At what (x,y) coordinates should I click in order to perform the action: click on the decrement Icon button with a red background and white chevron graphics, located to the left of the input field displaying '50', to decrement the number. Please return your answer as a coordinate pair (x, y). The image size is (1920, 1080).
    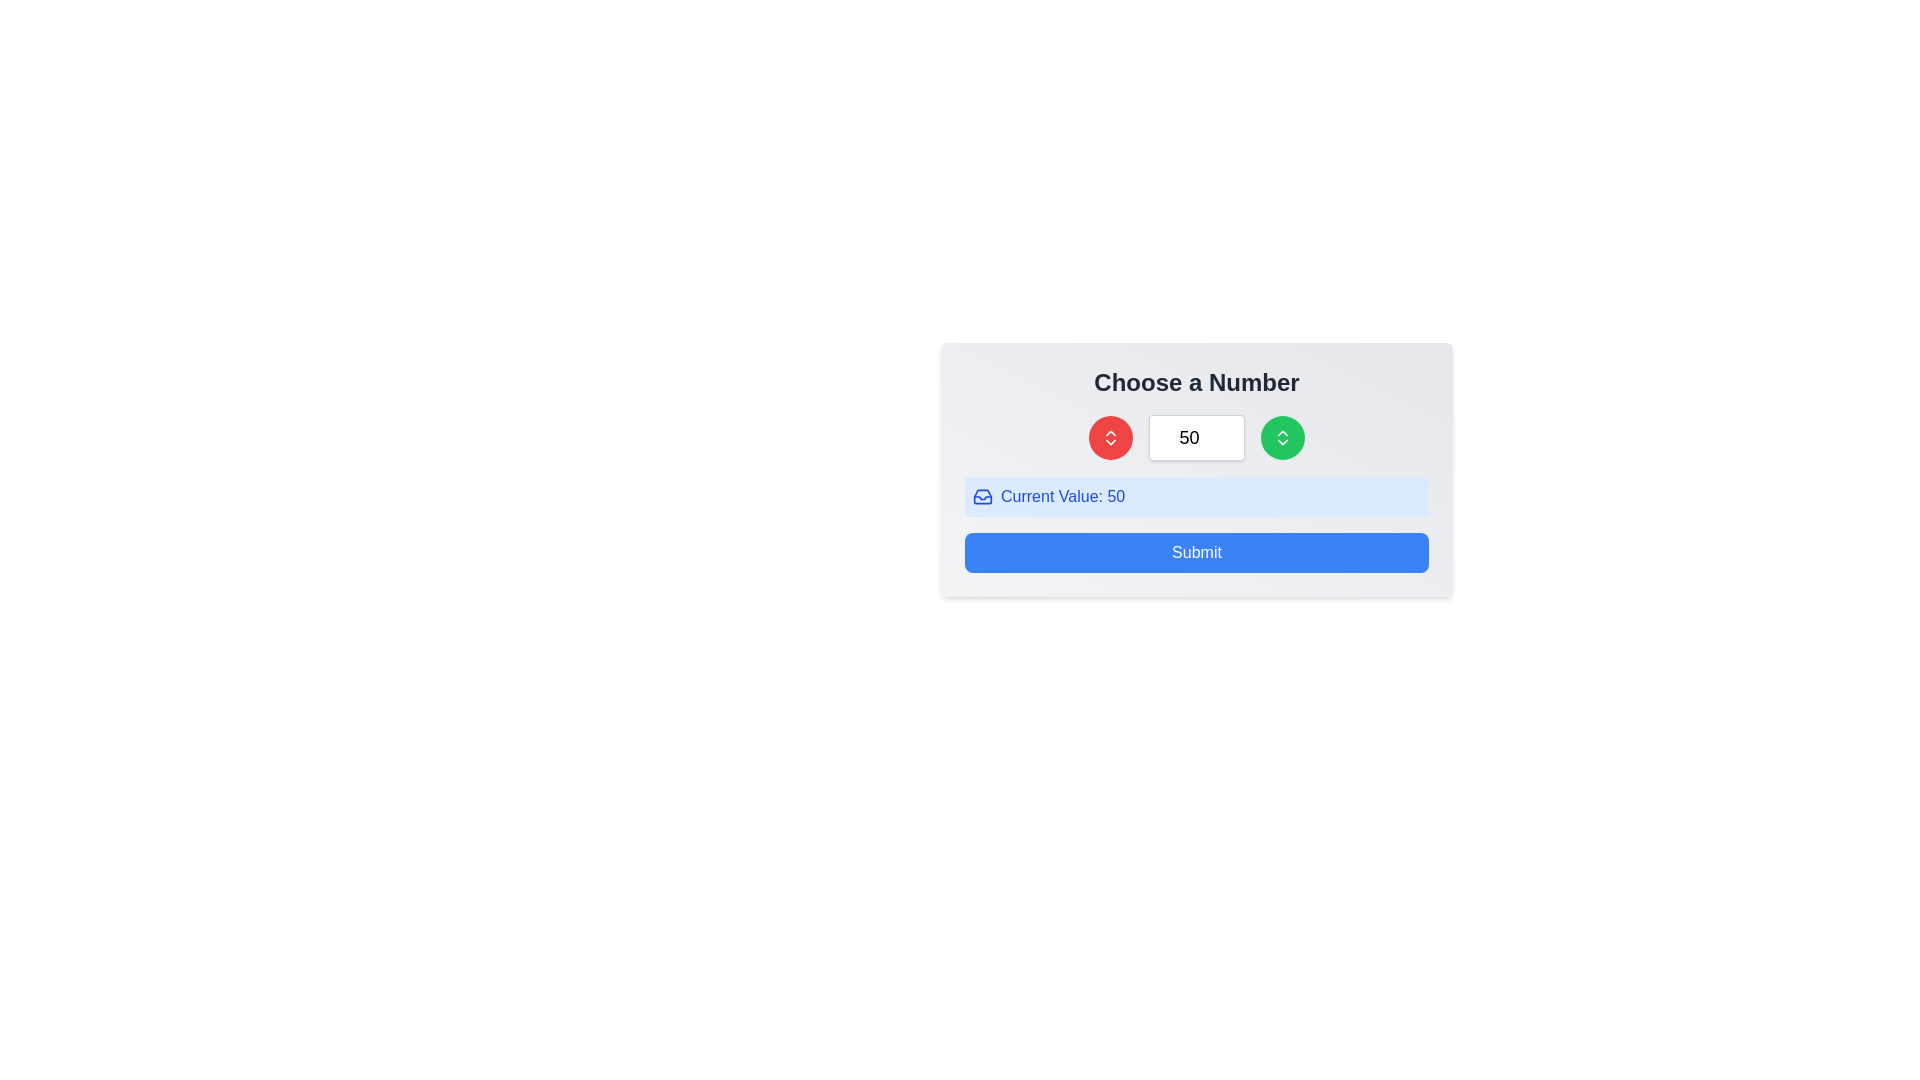
    Looking at the image, I should click on (1109, 437).